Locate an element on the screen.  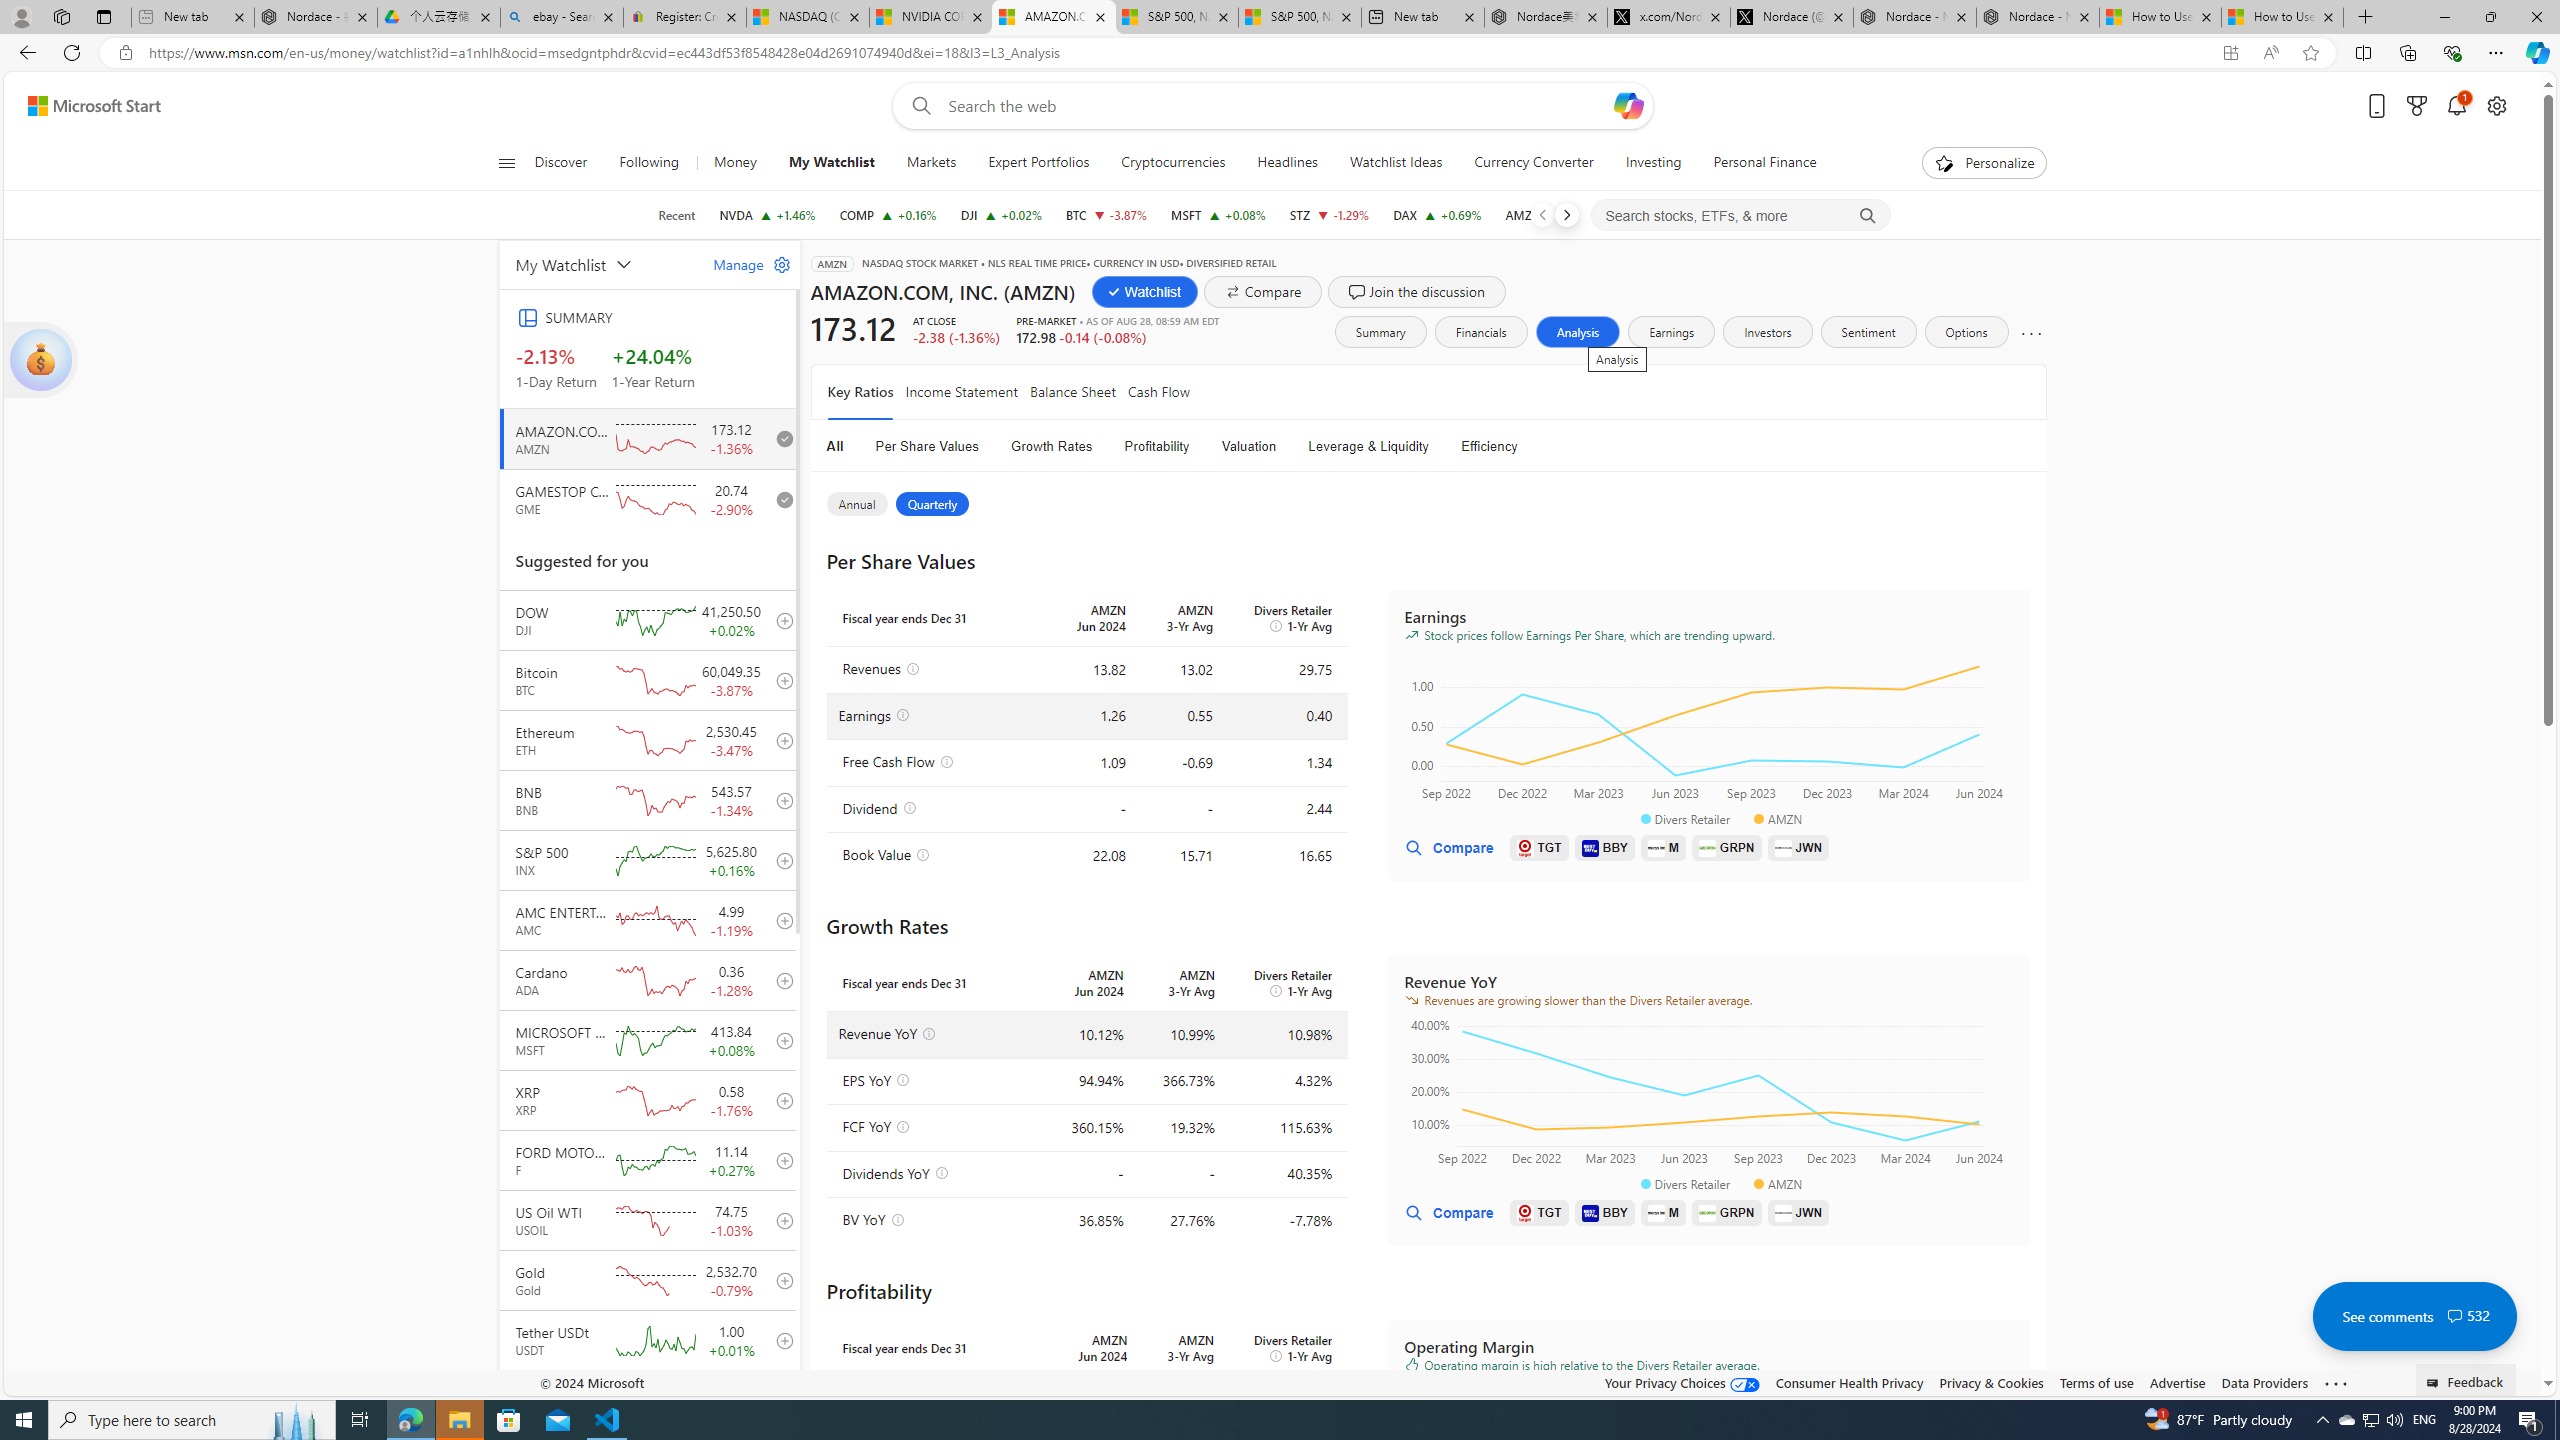
'Watchlist Ideas' is located at coordinates (1395, 162).